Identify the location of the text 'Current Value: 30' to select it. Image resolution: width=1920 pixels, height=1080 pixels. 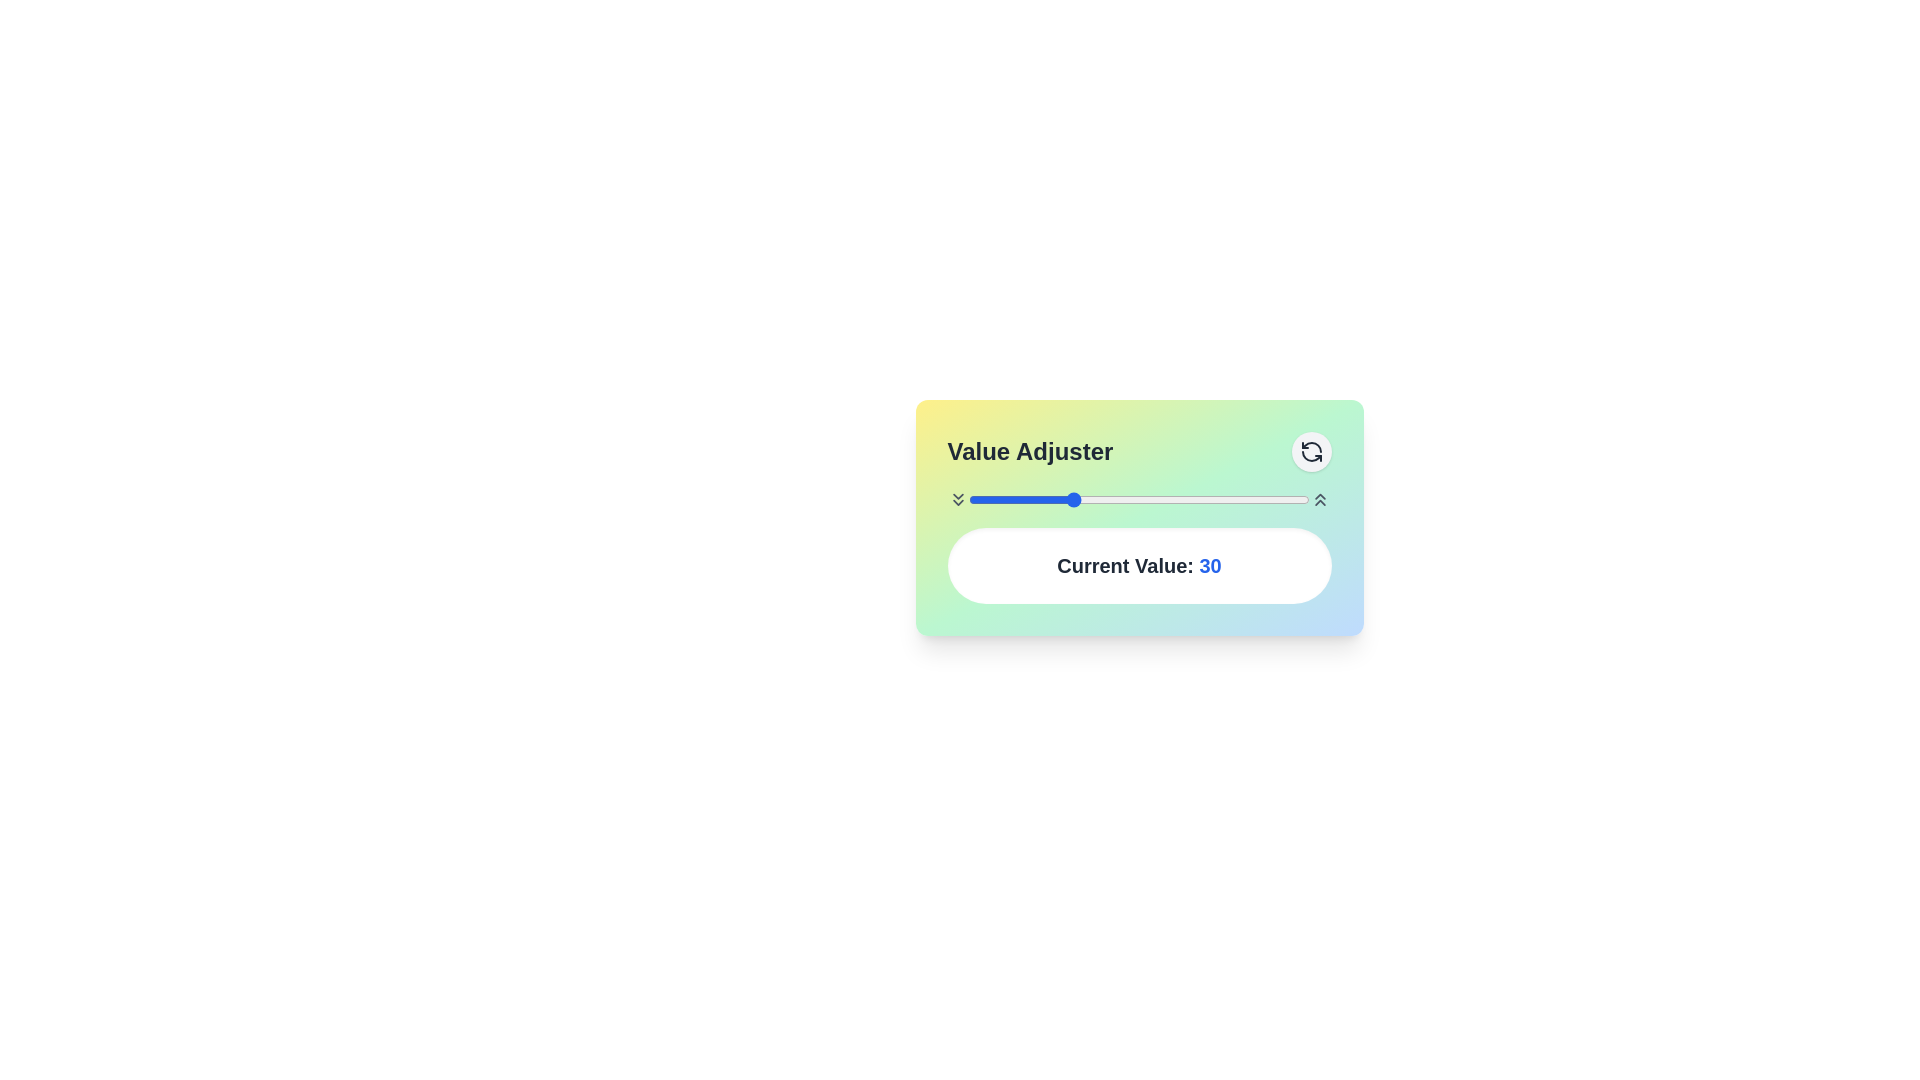
(1139, 566).